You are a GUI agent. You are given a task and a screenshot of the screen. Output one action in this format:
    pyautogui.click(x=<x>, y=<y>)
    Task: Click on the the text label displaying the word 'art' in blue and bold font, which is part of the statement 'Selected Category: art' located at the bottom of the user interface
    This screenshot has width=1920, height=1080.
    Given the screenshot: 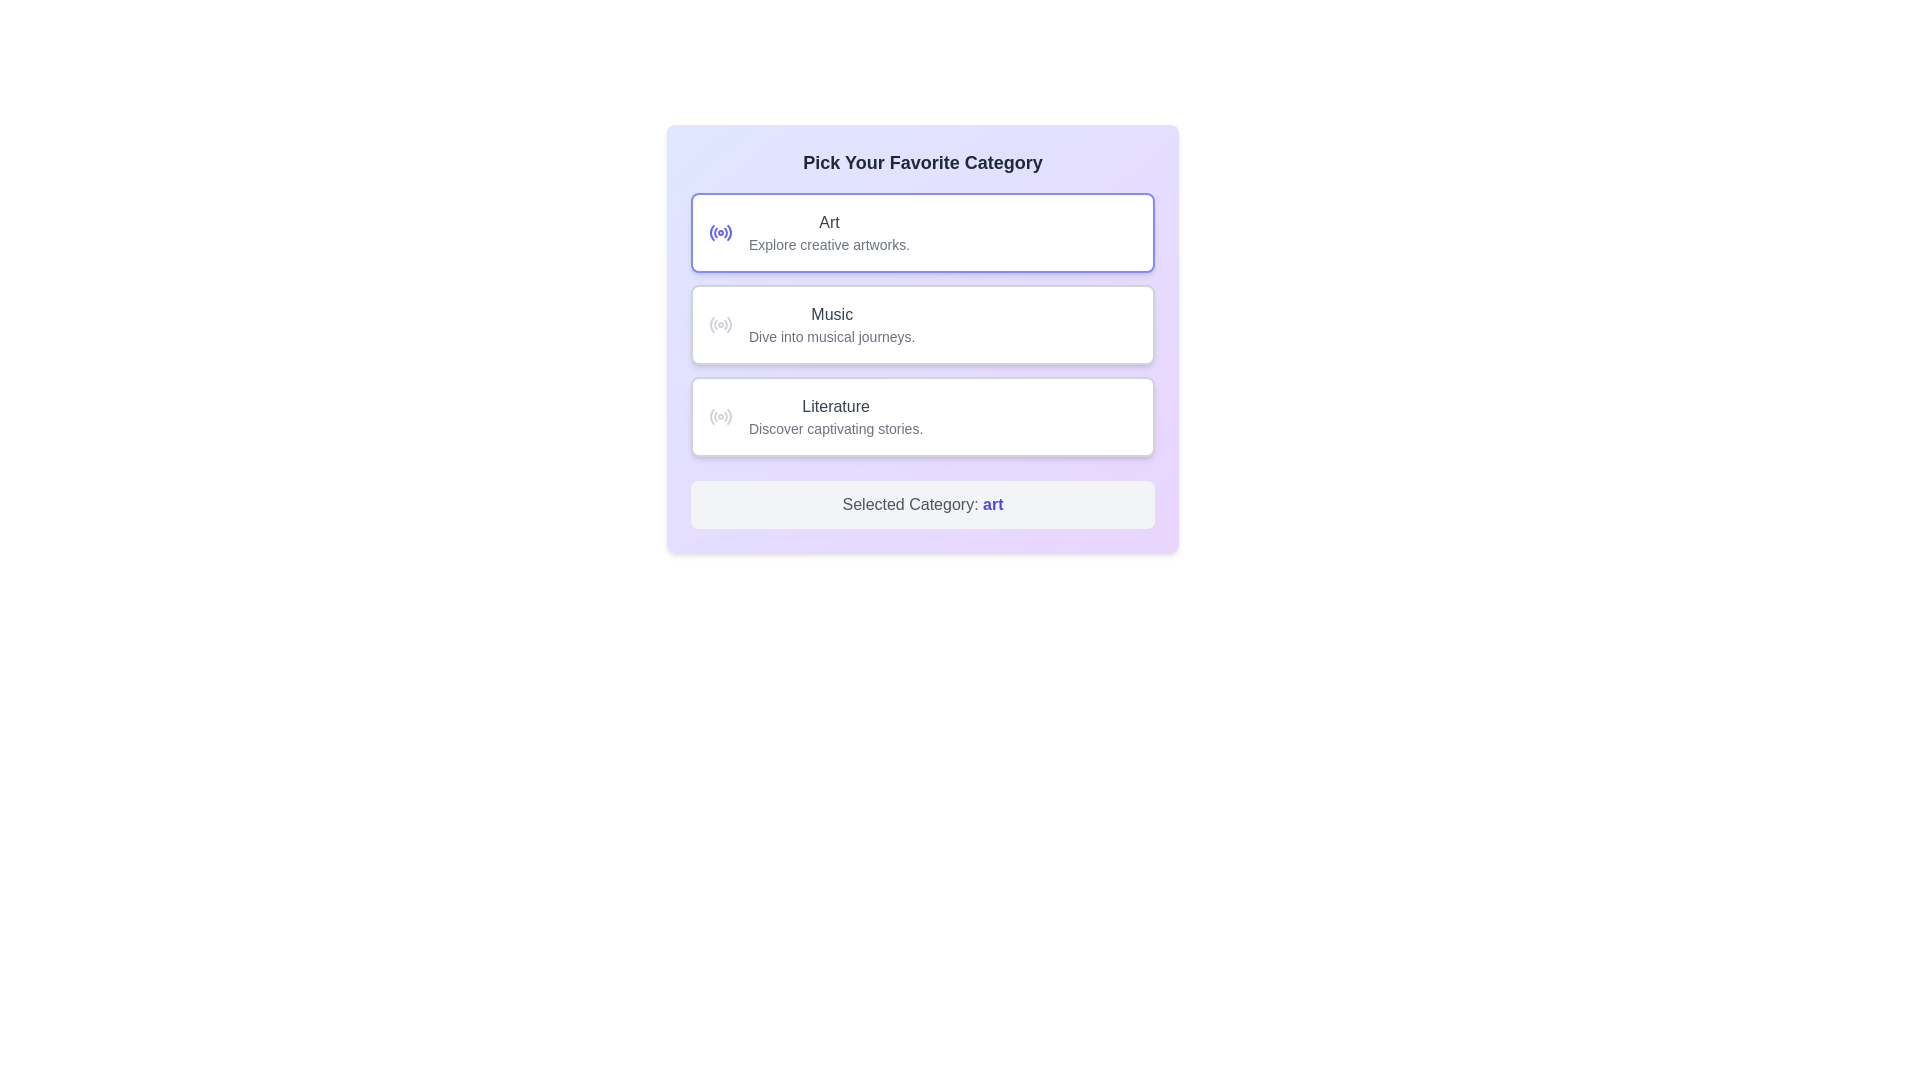 What is the action you would take?
    pyautogui.click(x=993, y=503)
    